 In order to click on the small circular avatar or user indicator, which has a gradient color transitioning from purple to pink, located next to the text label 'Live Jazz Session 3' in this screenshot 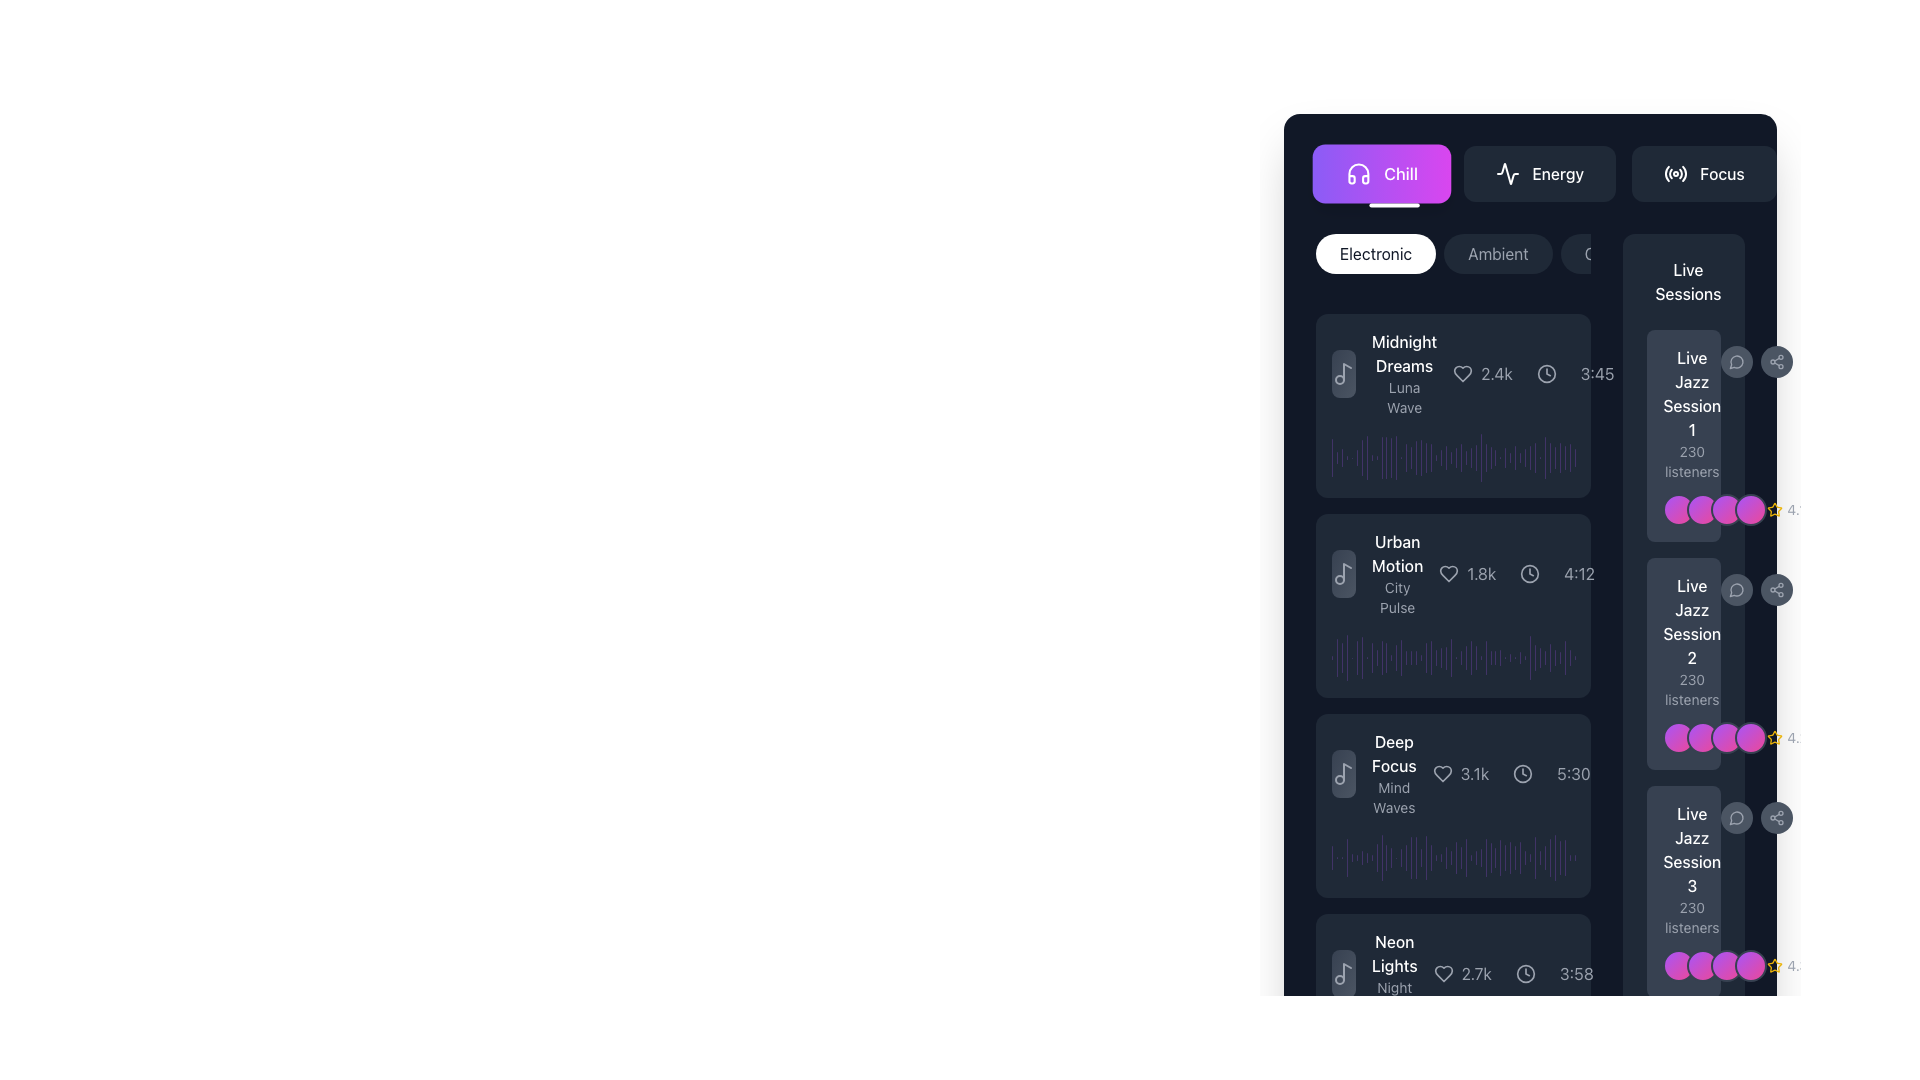, I will do `click(1679, 964)`.